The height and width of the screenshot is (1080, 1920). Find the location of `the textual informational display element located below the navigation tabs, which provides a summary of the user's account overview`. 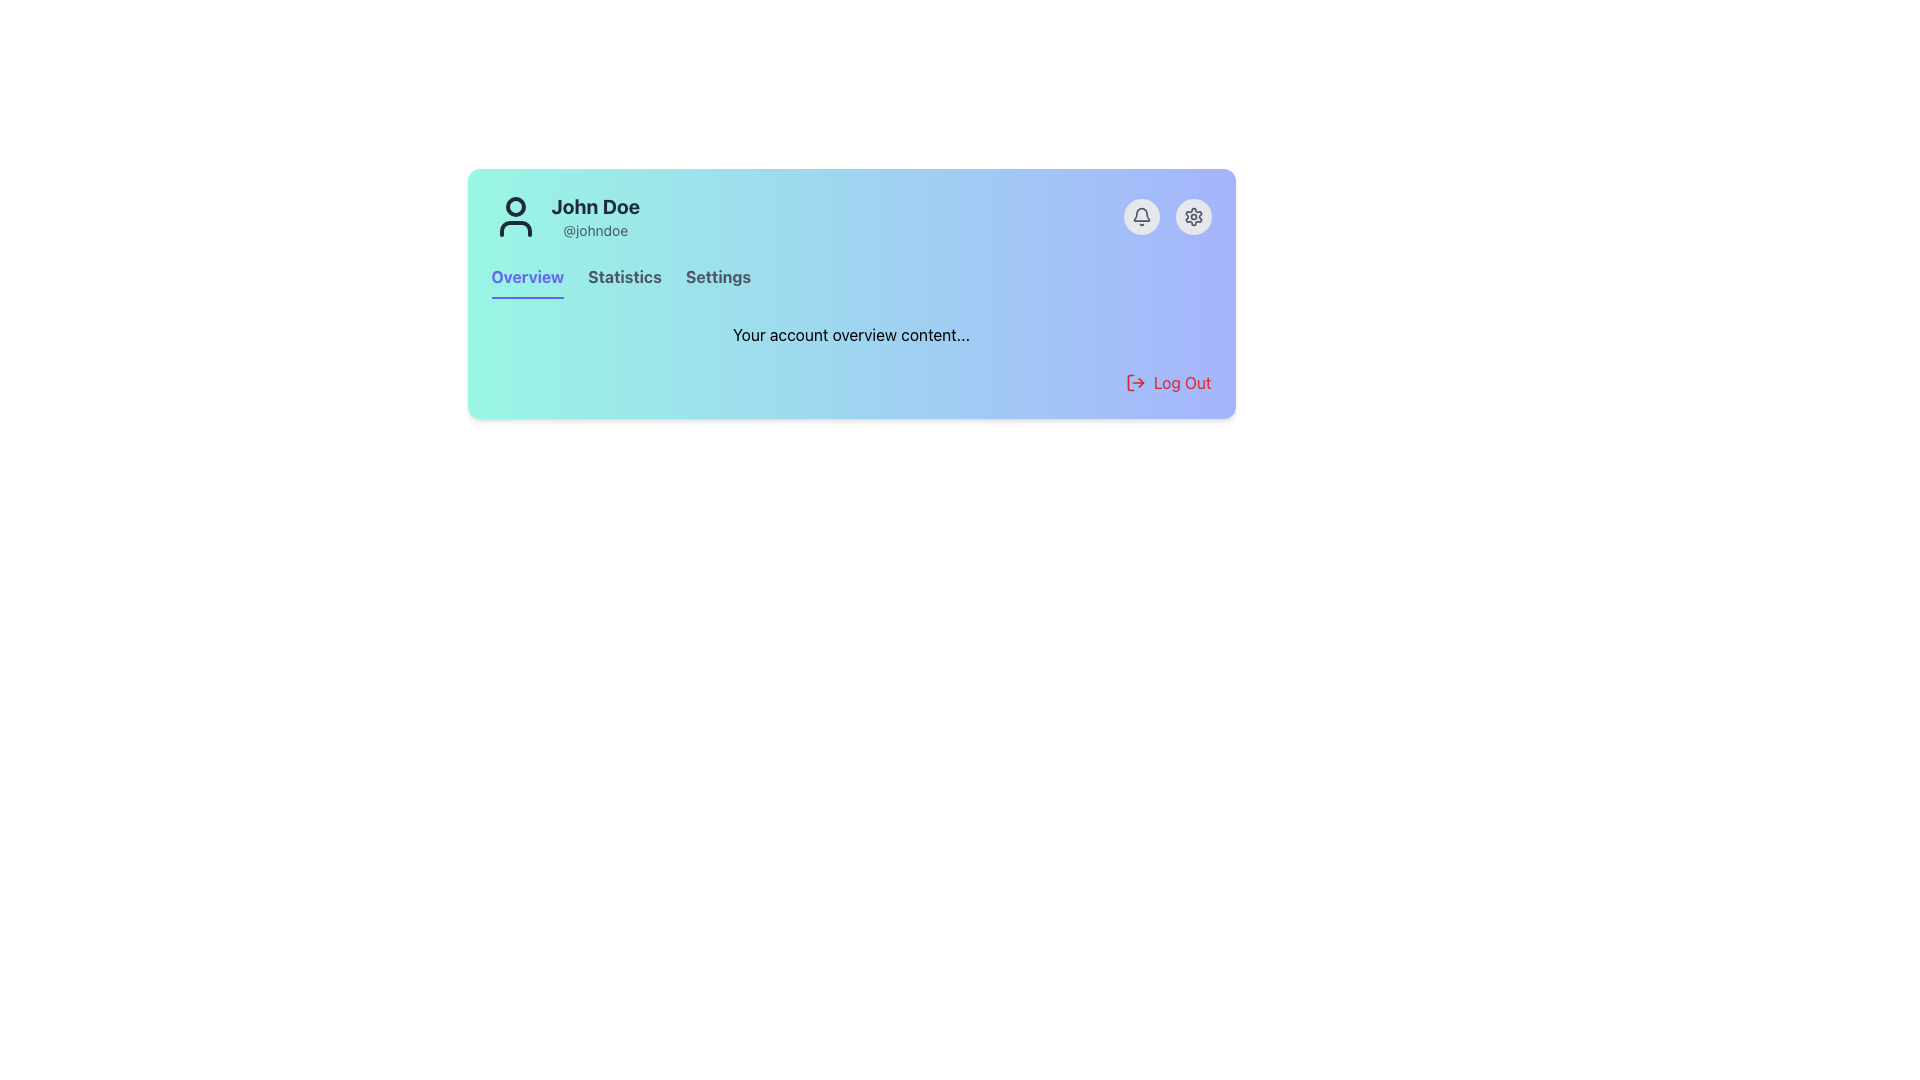

the textual informational display element located below the navigation tabs, which provides a summary of the user's account overview is located at coordinates (851, 334).